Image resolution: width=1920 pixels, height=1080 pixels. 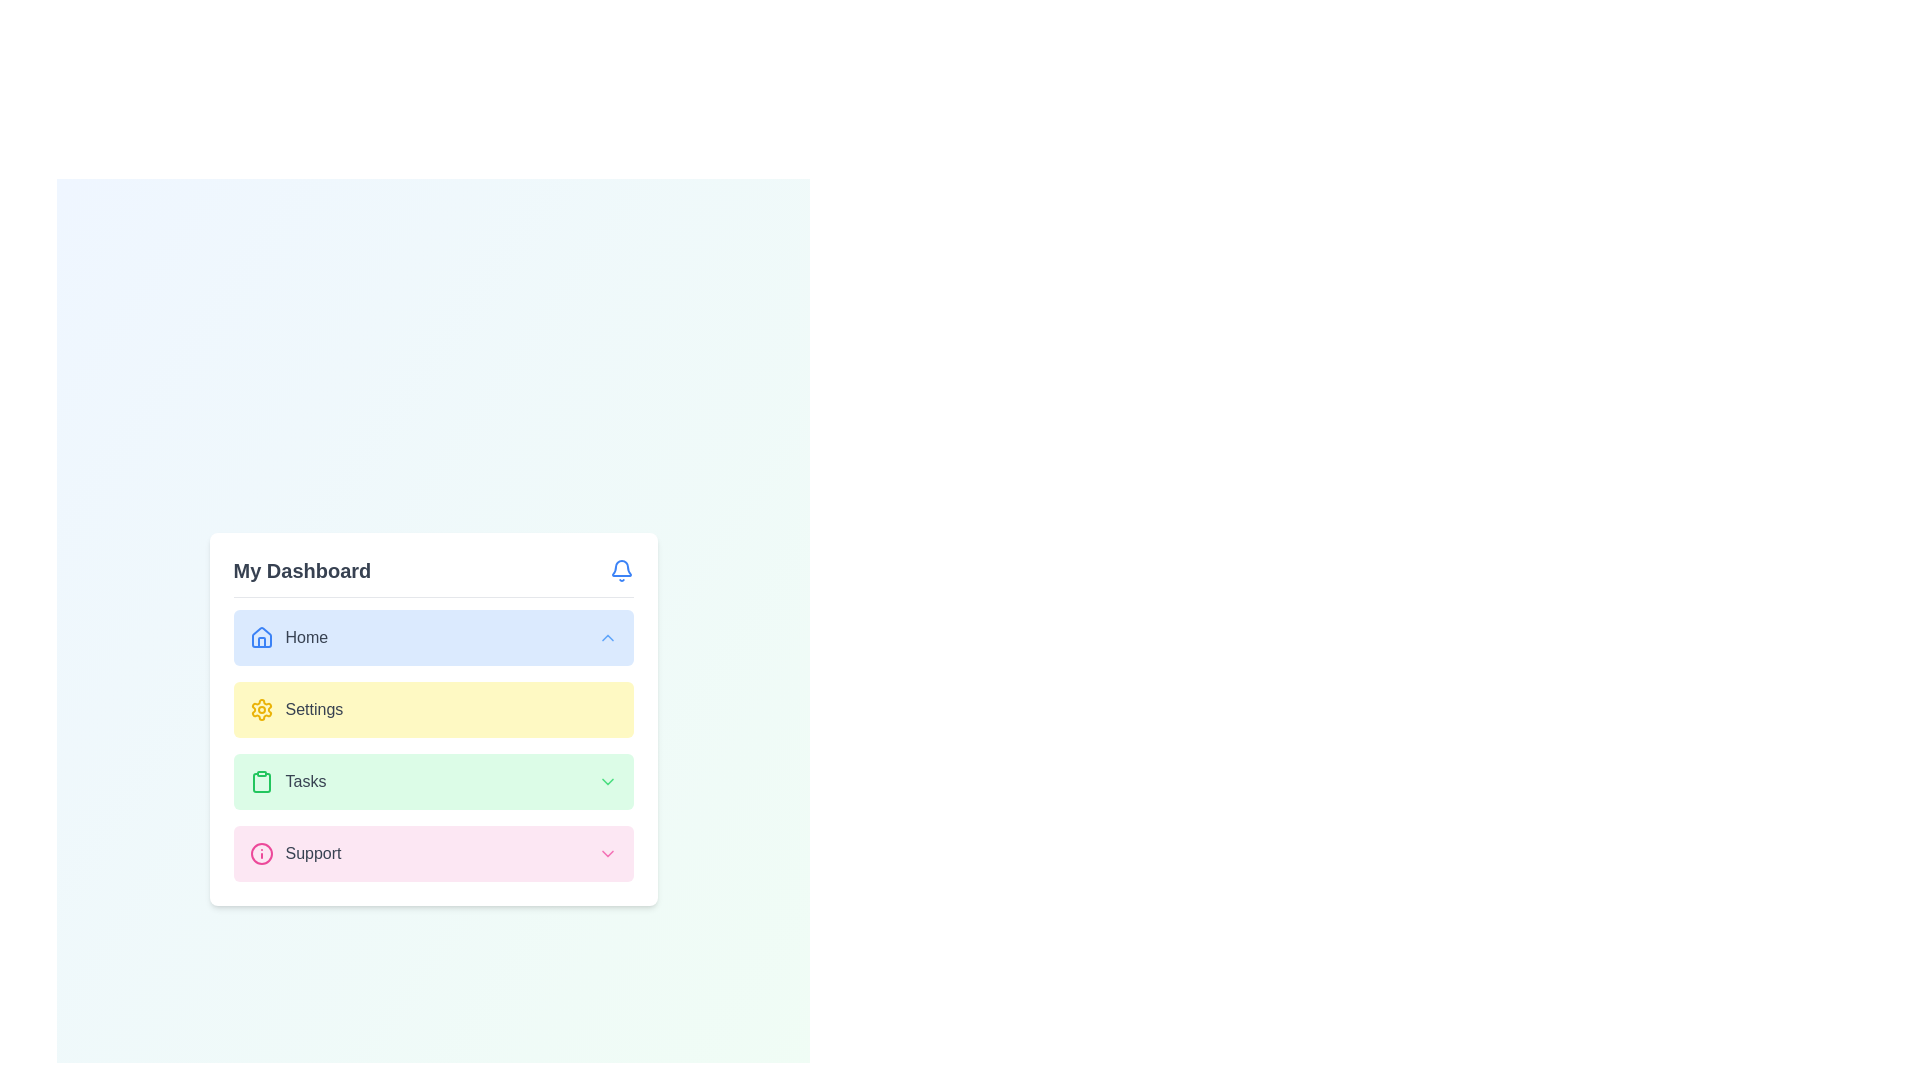 I want to click on the small part of the house icon within the blue background tile labeled 'Home' in the top section of the vertical menu, so click(x=260, y=641).